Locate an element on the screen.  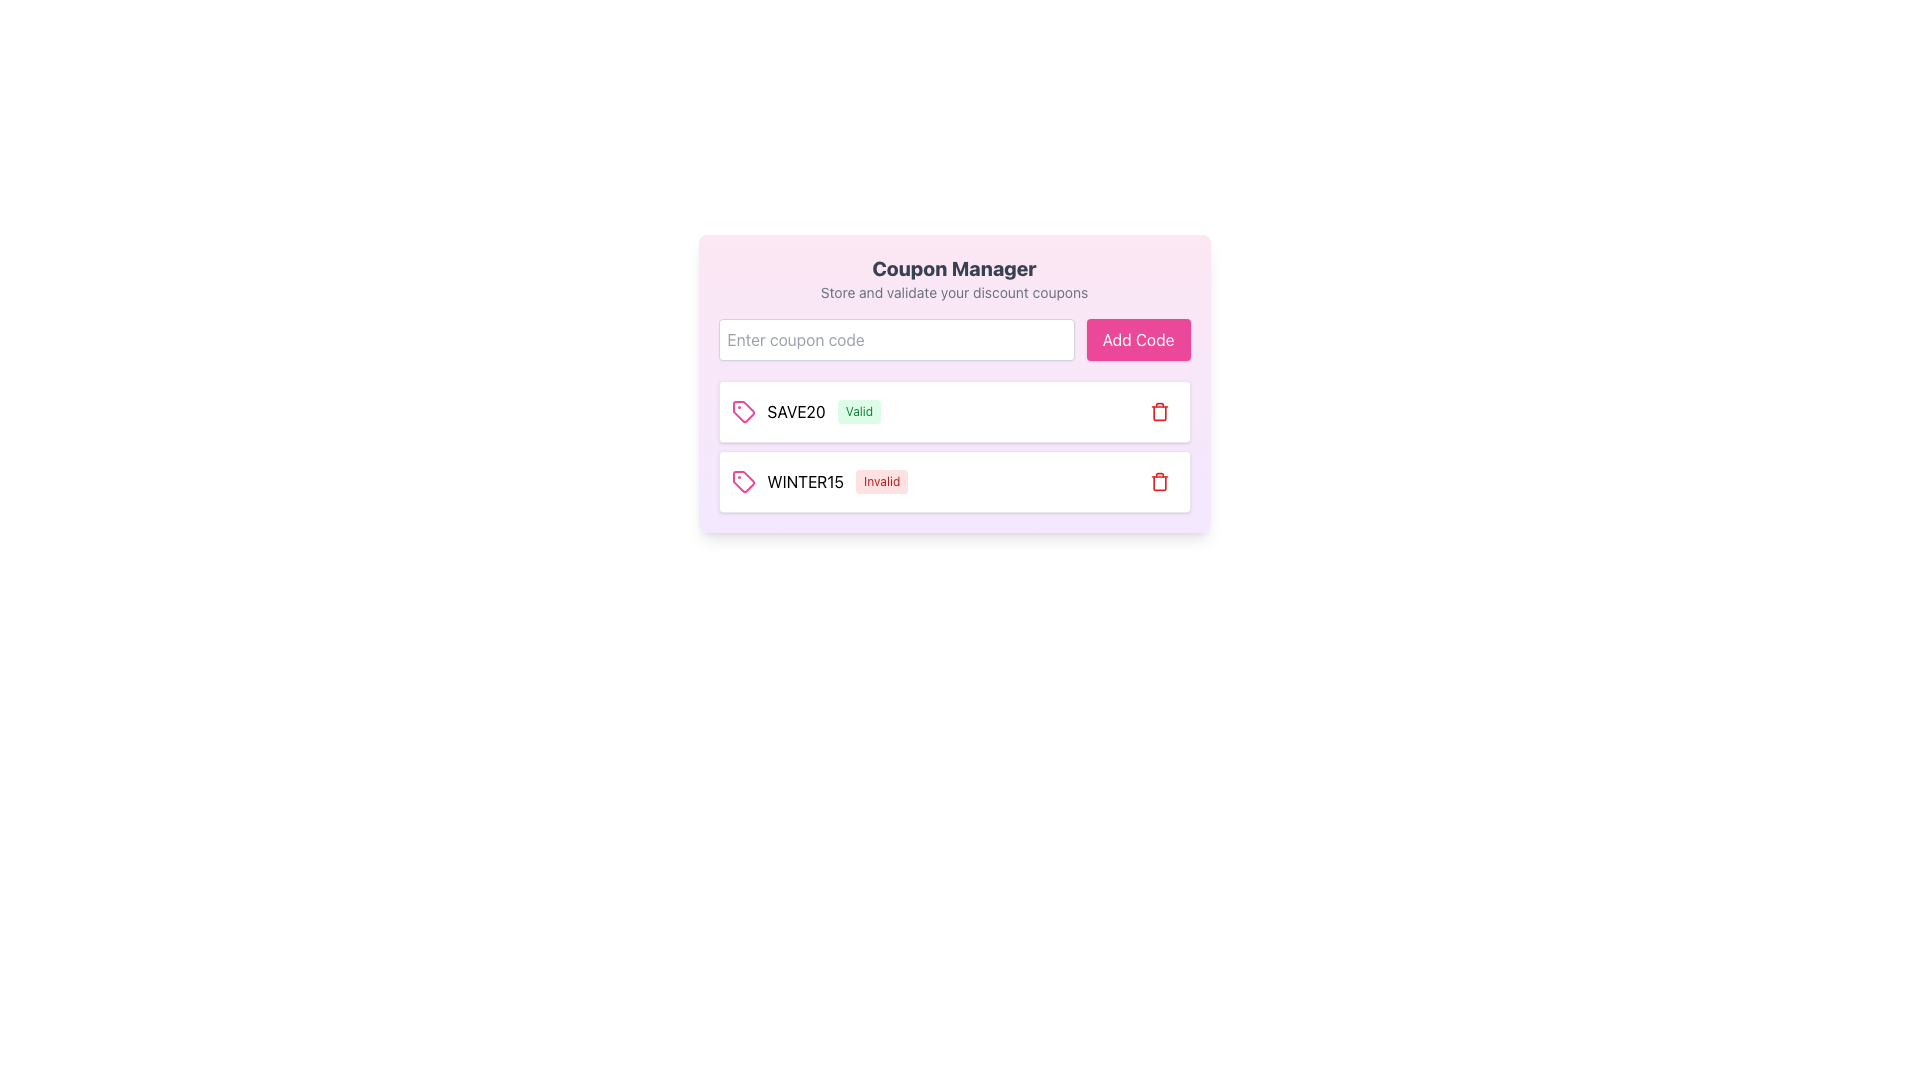
the coupon tag icon in the second row of the coupon list is located at coordinates (742, 482).